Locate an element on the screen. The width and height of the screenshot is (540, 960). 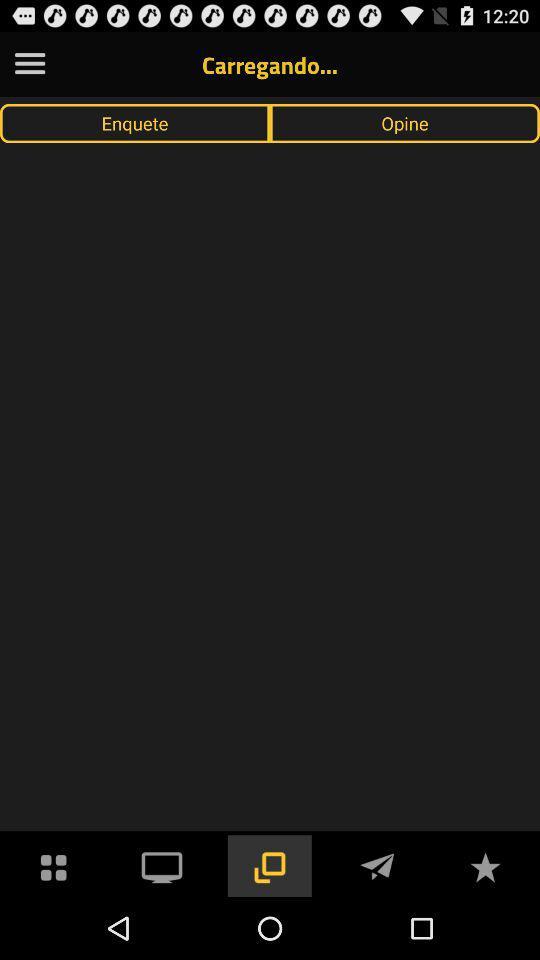
the button to the right of enquete icon is located at coordinates (405, 122).